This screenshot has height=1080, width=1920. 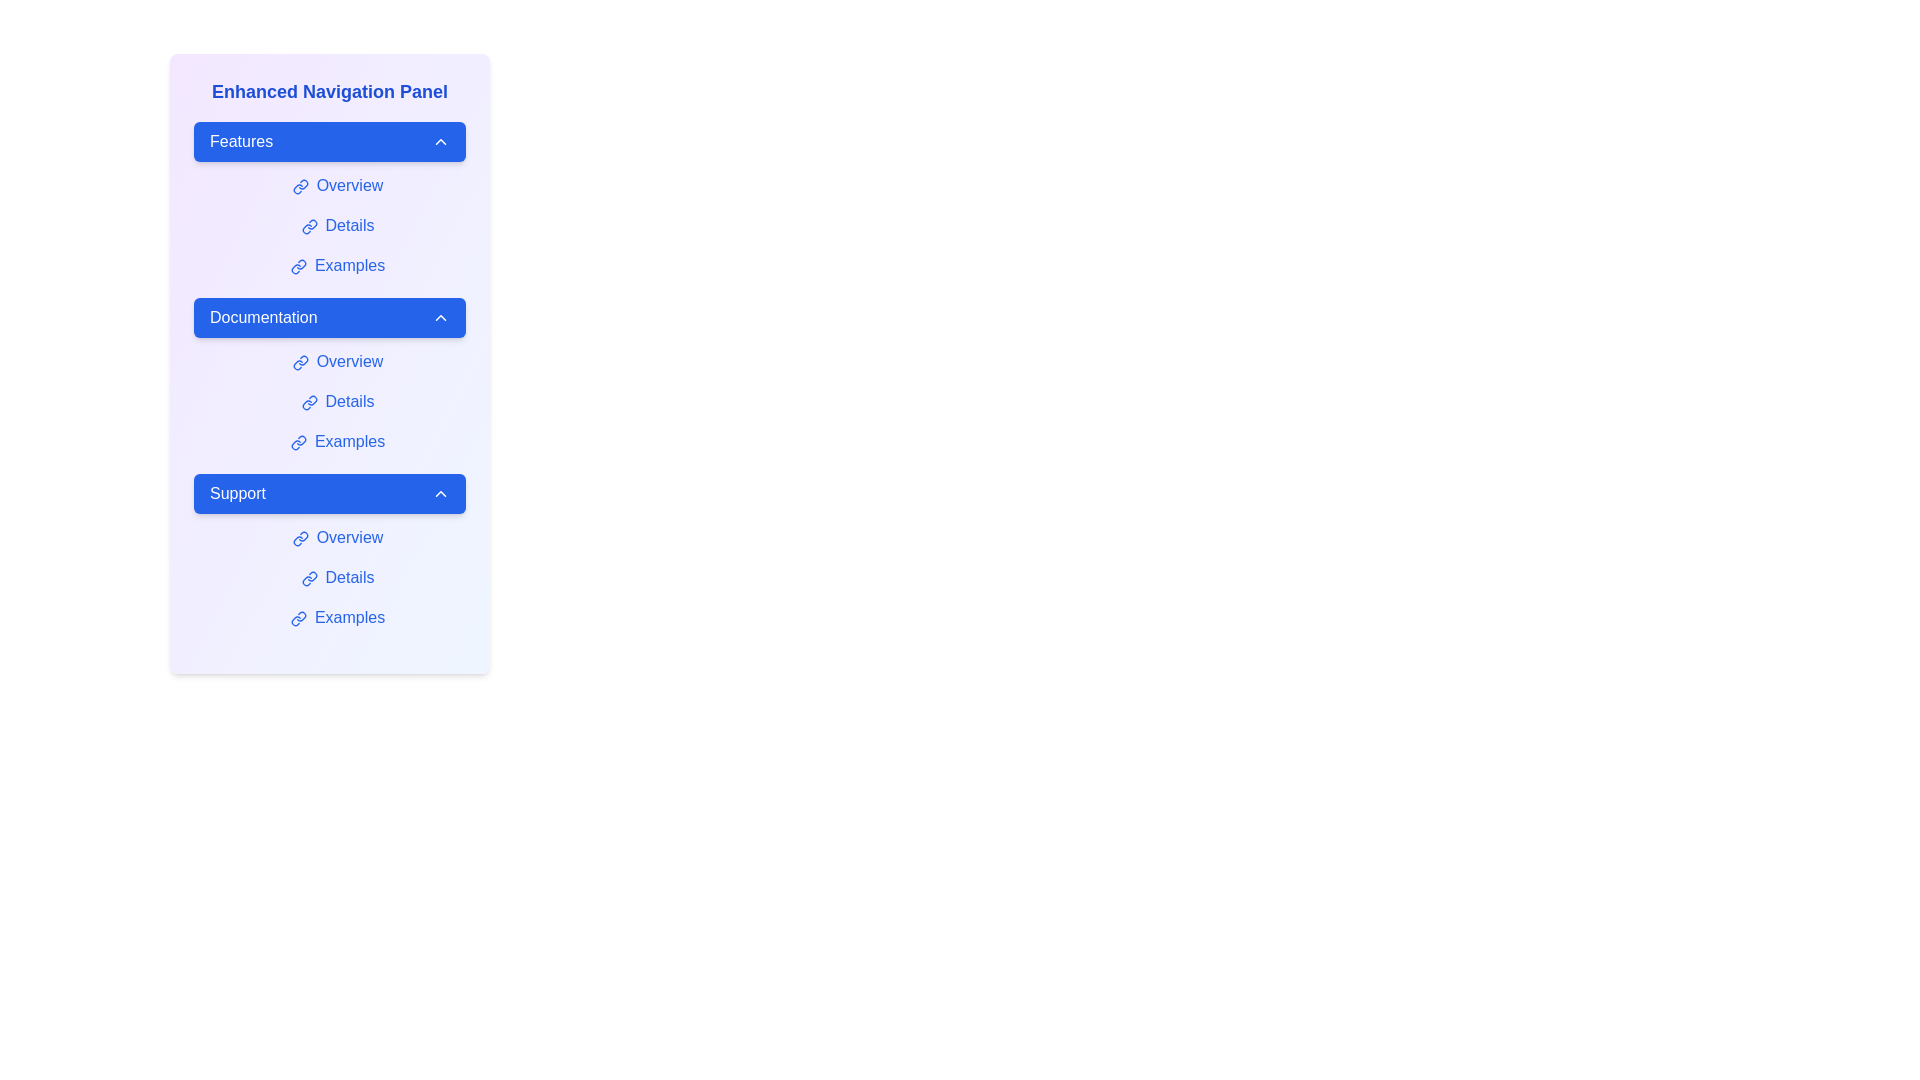 What do you see at coordinates (330, 554) in the screenshot?
I see `the 'Support Overview Details Examples' section` at bounding box center [330, 554].